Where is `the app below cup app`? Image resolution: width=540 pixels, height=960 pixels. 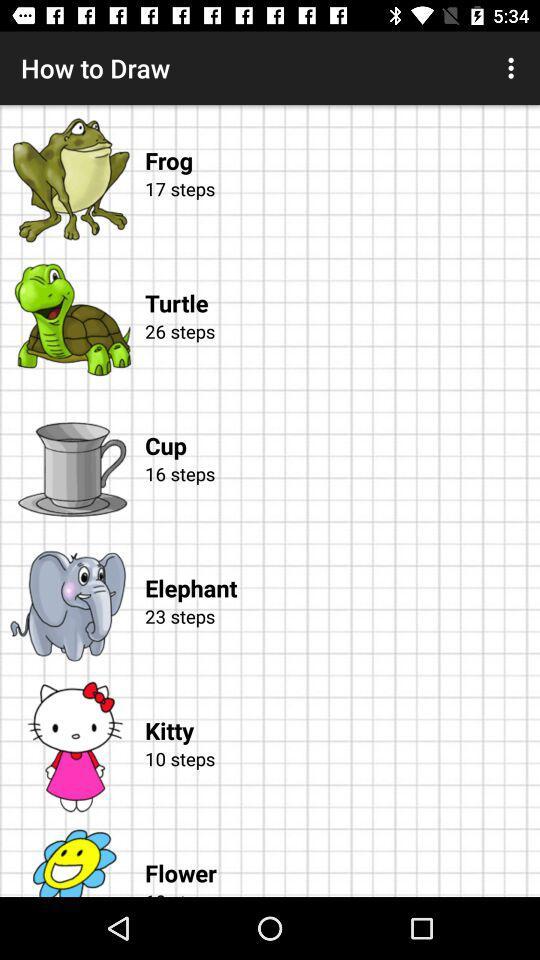
the app below cup app is located at coordinates (338, 496).